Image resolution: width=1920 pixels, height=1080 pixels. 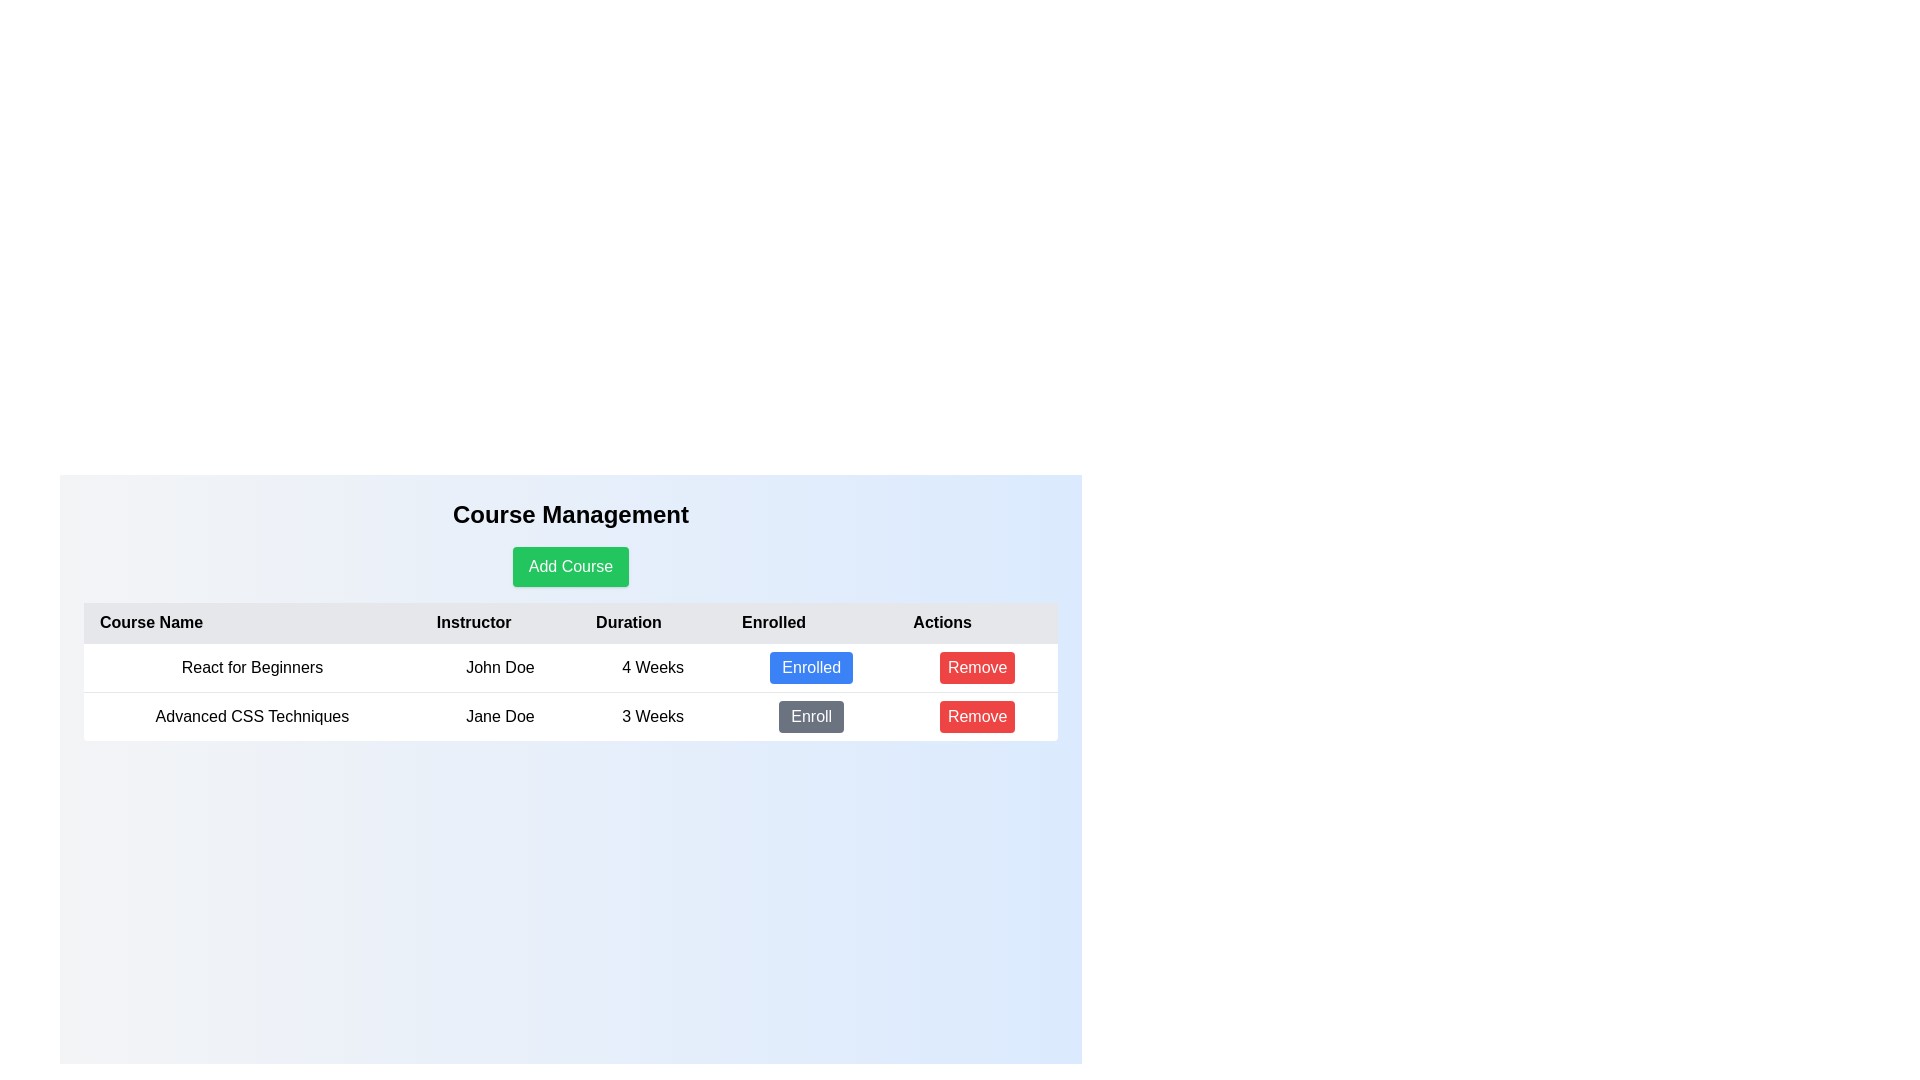 What do you see at coordinates (811, 715) in the screenshot?
I see `the 'Enroll' button, which is a rounded rectangle with gray background and white text located in the course management table` at bounding box center [811, 715].